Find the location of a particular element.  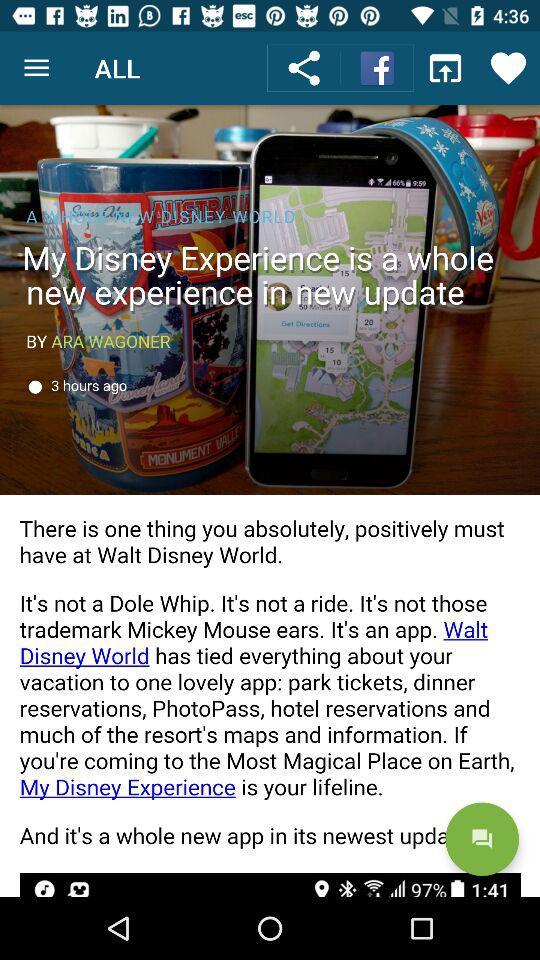

the chat icon is located at coordinates (481, 839).